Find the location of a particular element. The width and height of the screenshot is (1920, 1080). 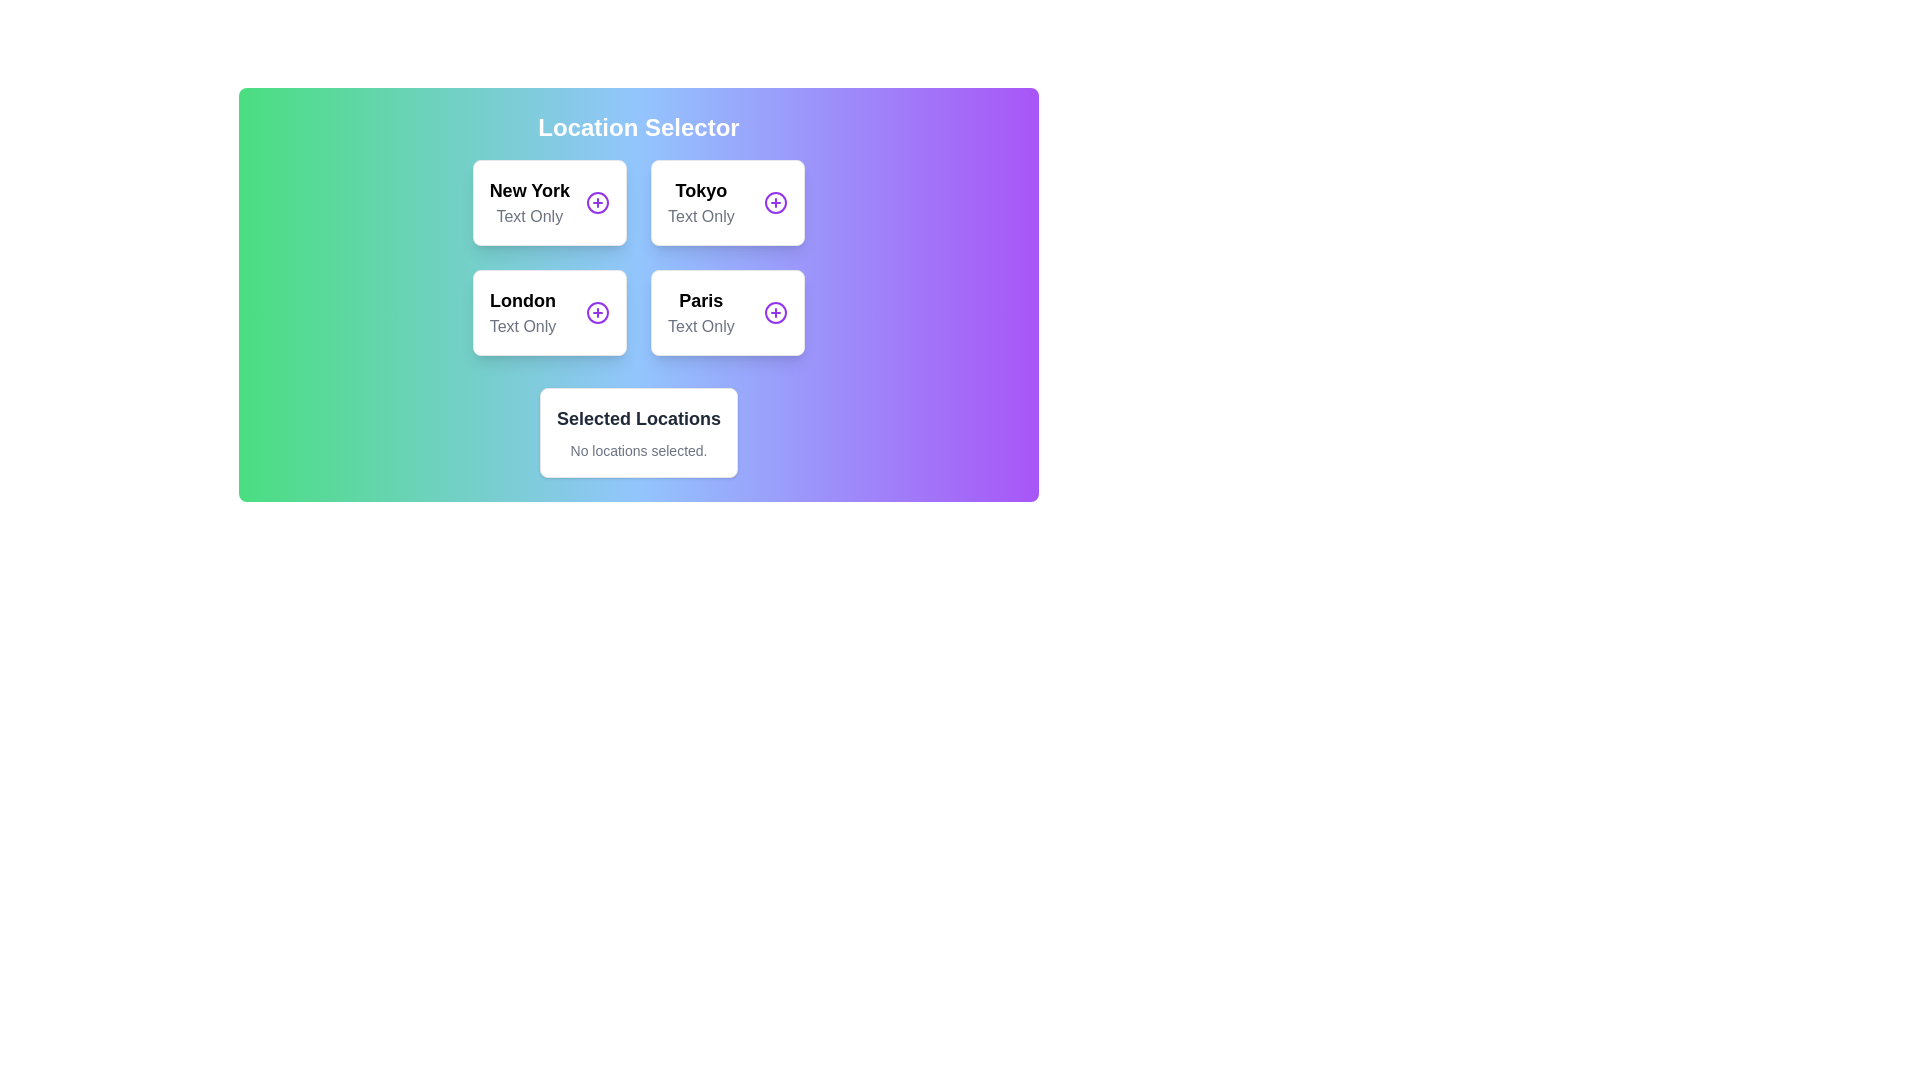

the button labeled 'Tokyo' located on the right side of its rectangular card within the 'Location Selector' area to trigger visual feedback is located at coordinates (775, 203).